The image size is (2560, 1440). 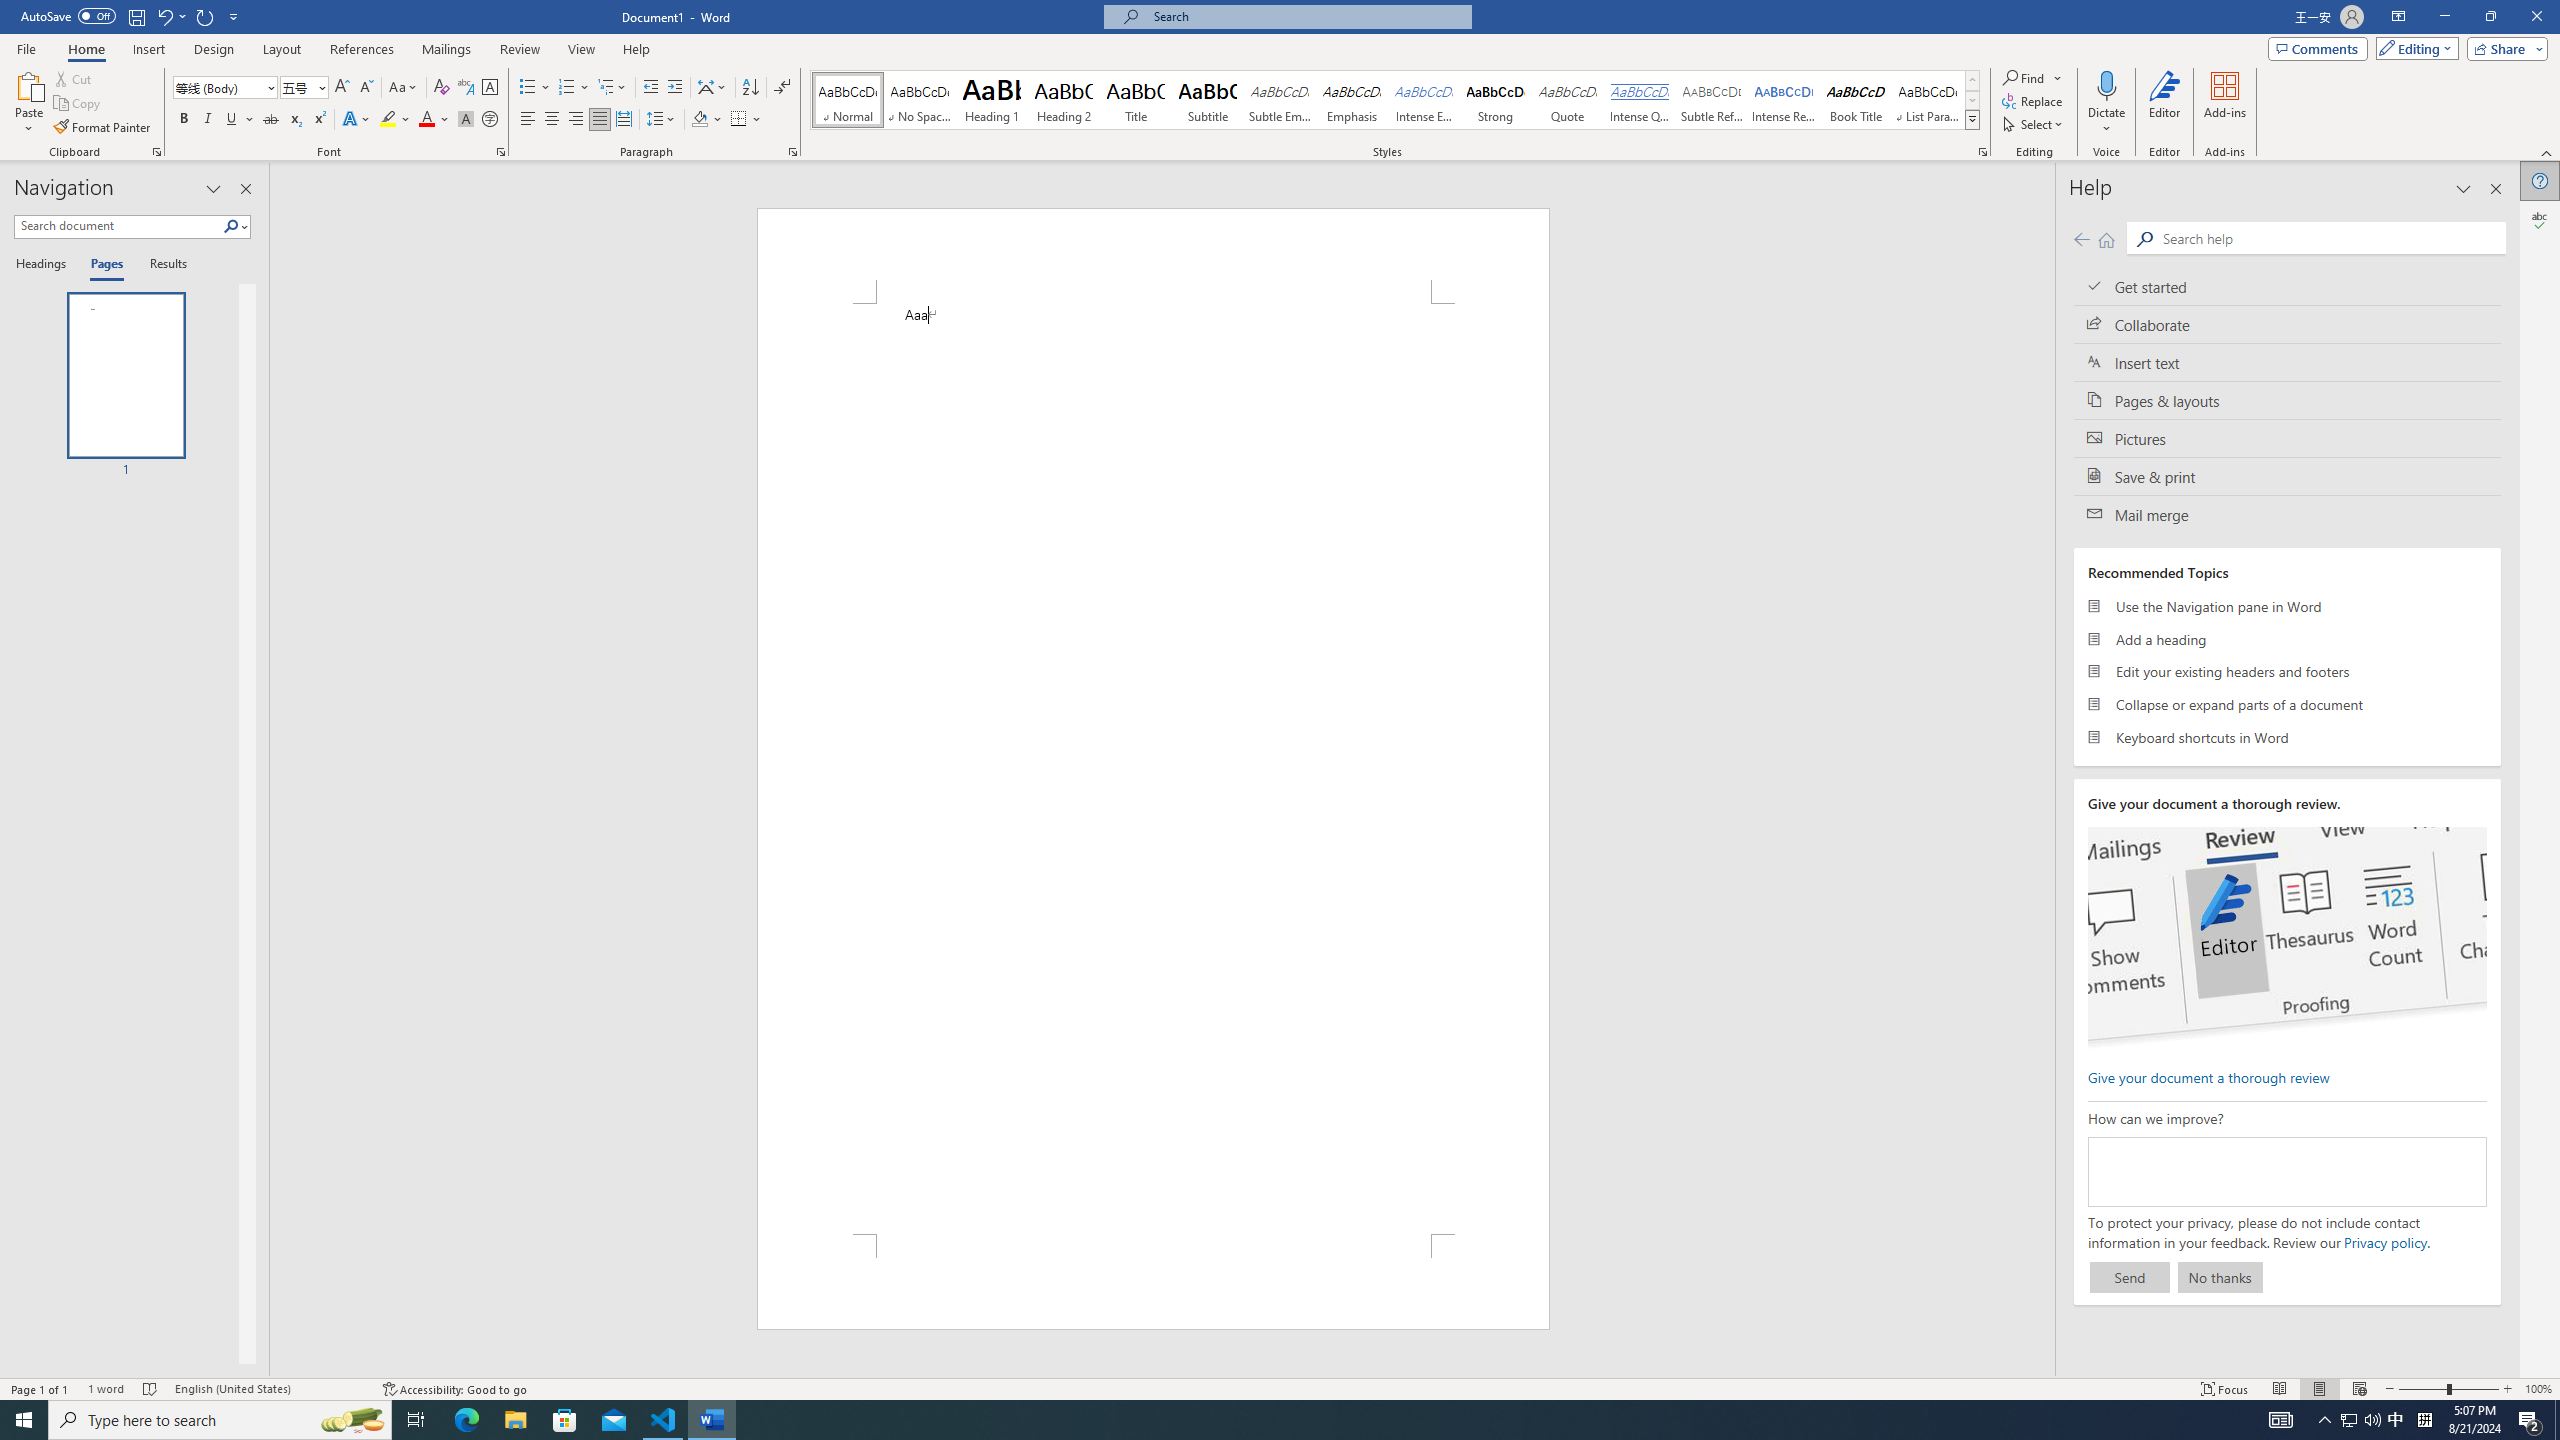 I want to click on 'Phonetic Guide...', so click(x=464, y=87).